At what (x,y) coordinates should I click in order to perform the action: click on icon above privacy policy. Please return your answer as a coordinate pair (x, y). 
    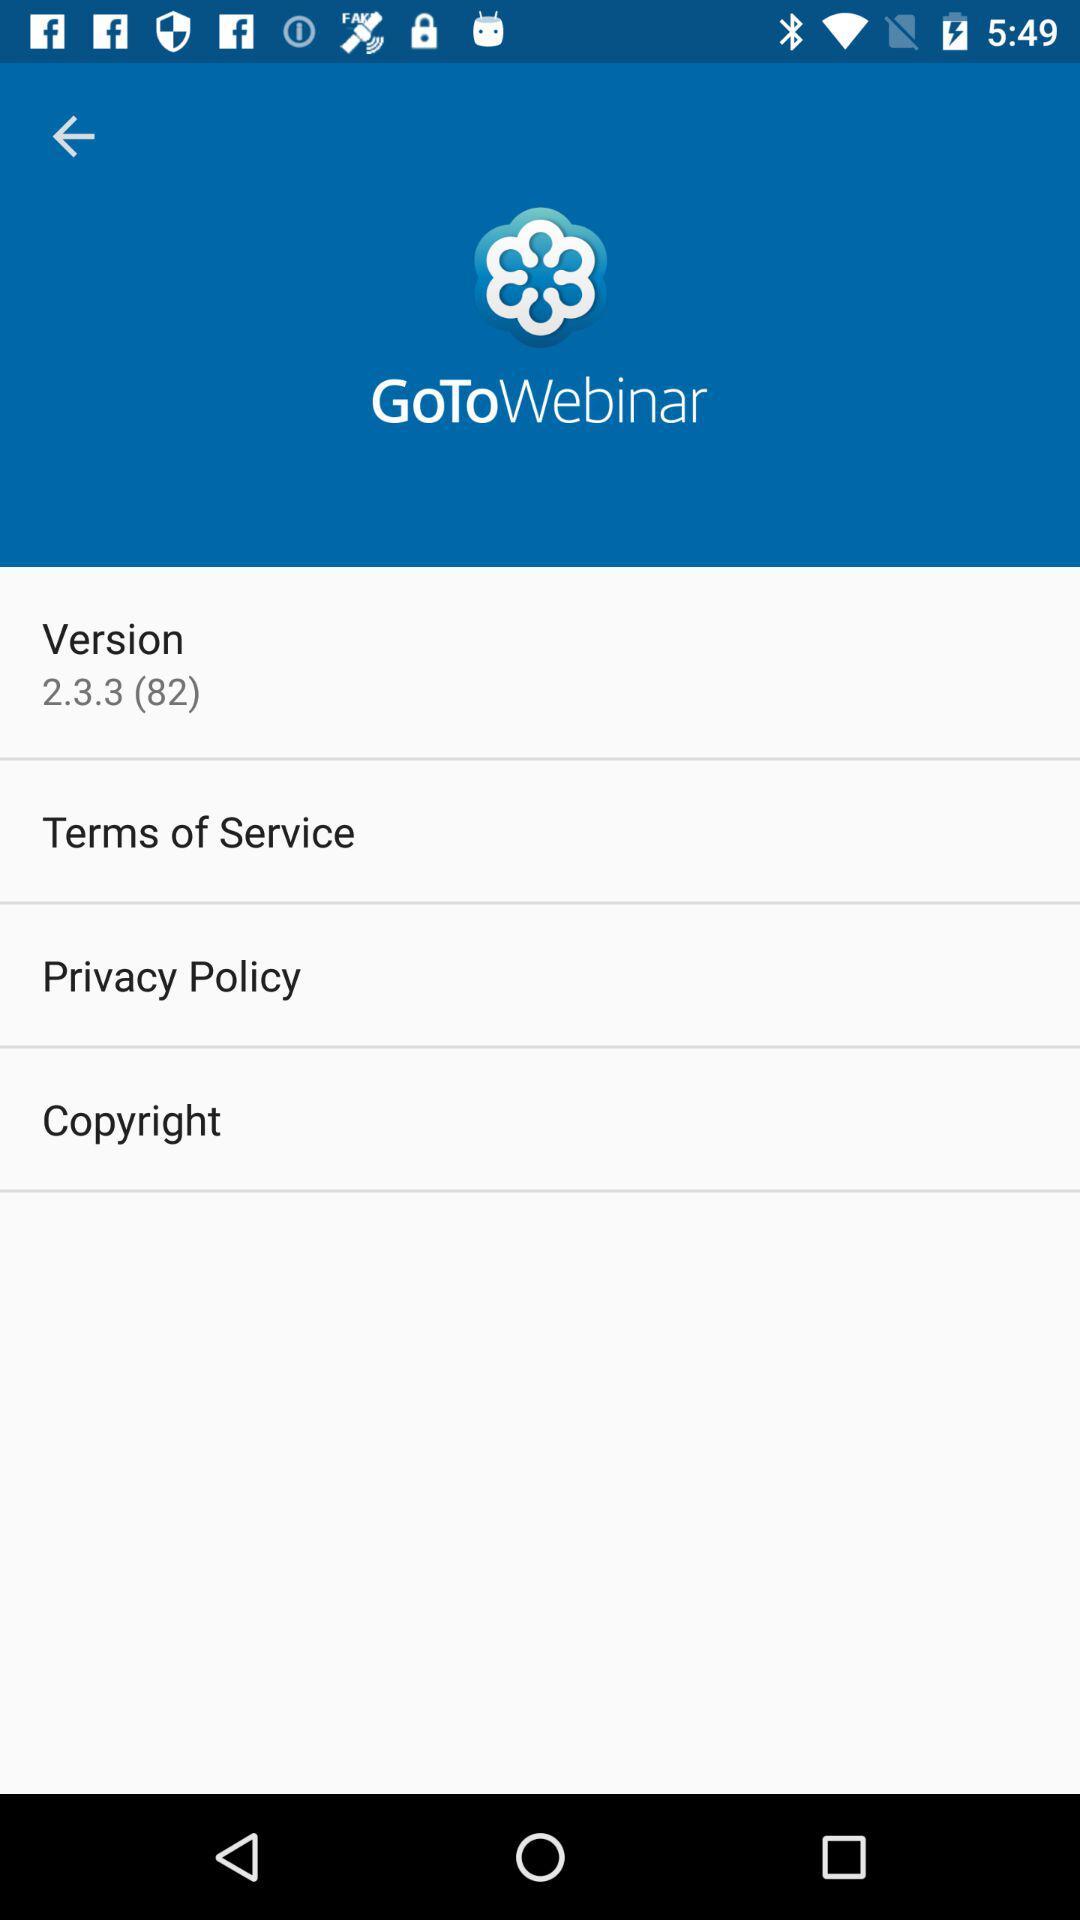
    Looking at the image, I should click on (198, 830).